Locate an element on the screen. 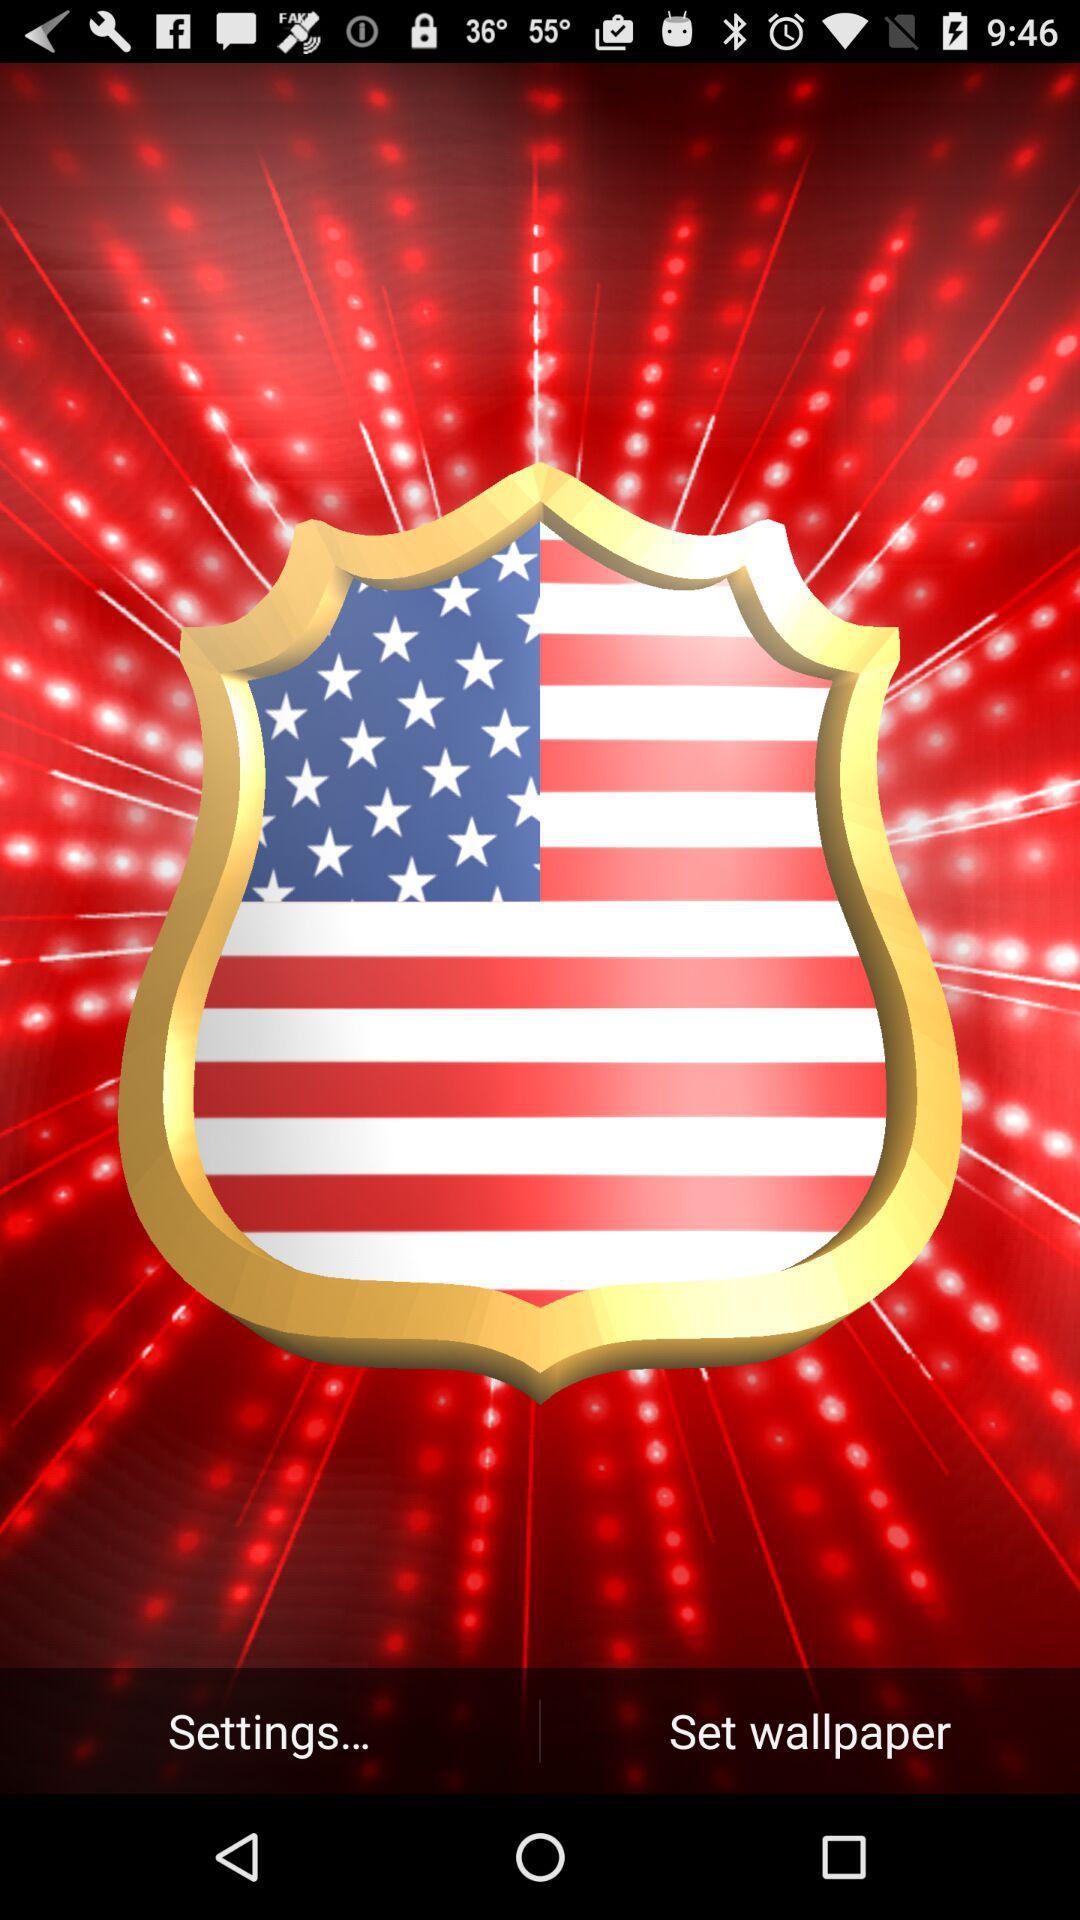  button at the bottom left corner is located at coordinates (268, 1730).